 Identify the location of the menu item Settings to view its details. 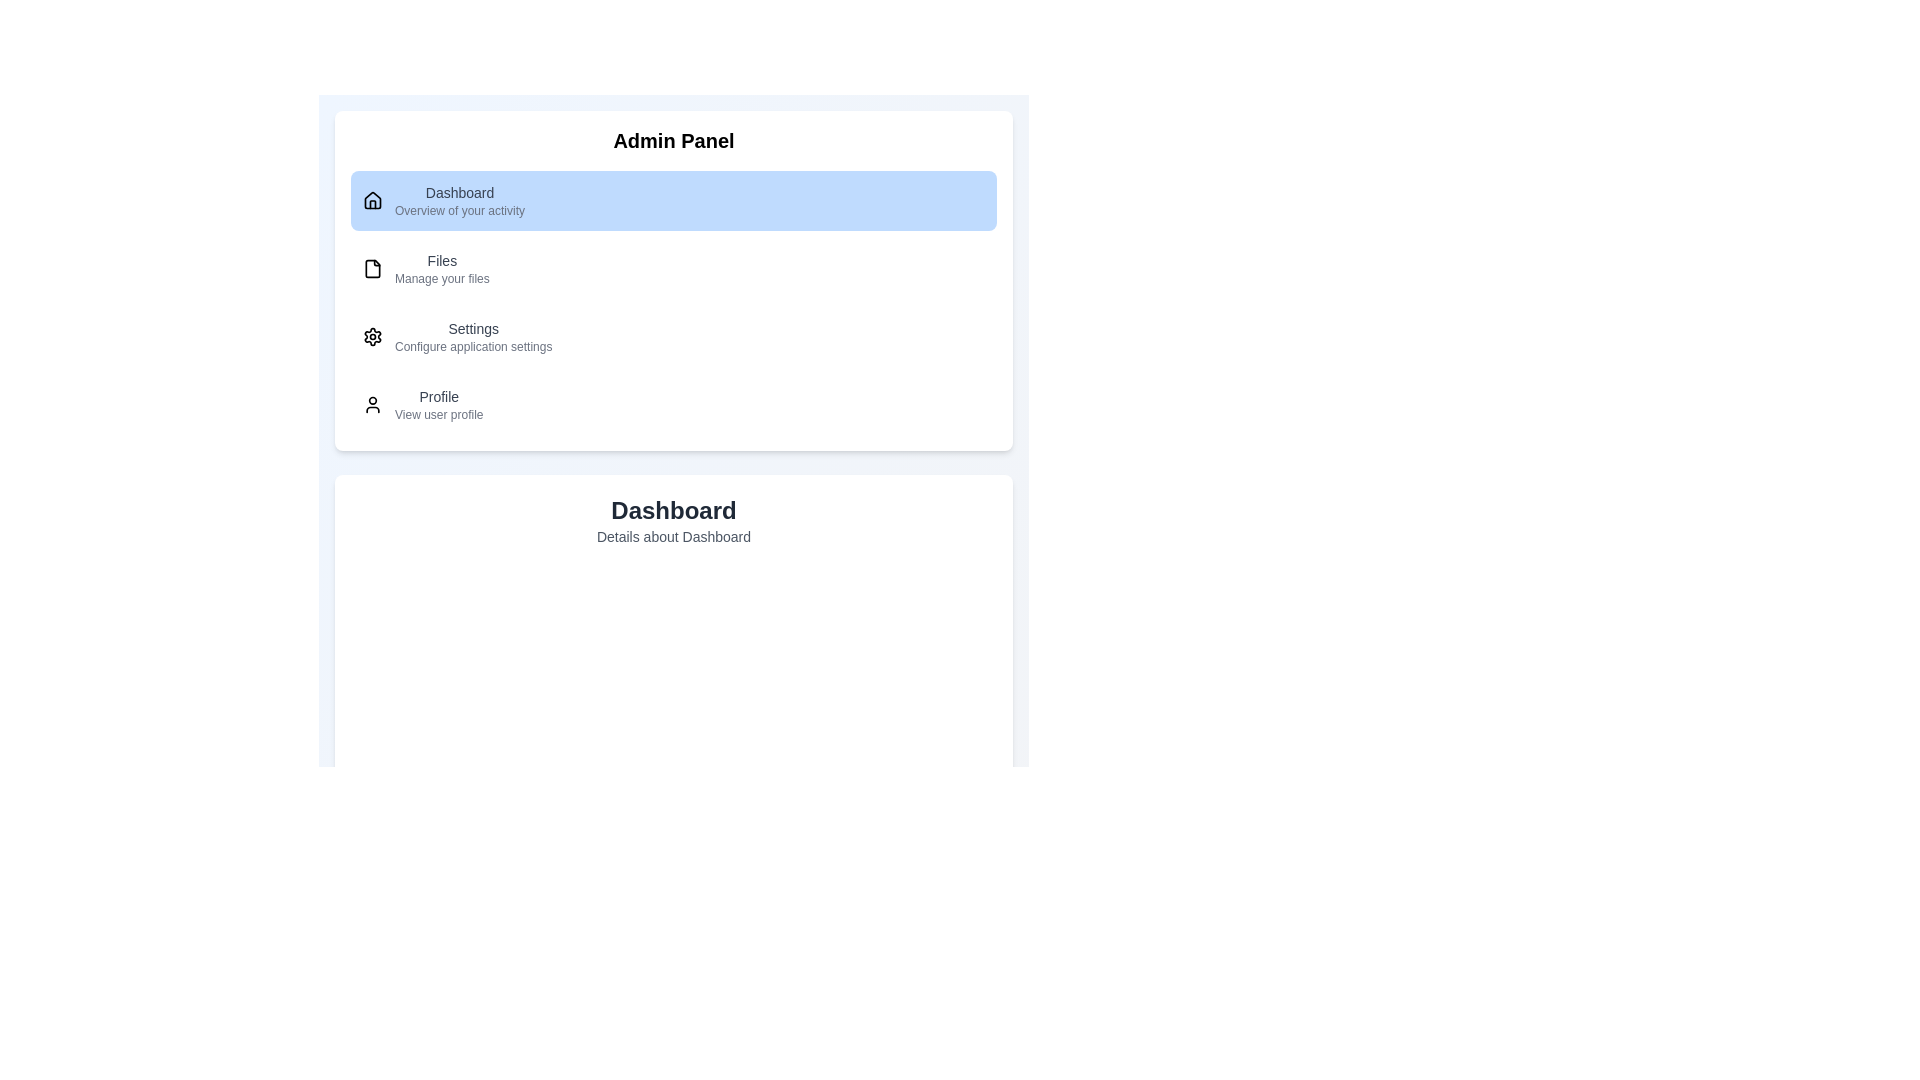
(673, 335).